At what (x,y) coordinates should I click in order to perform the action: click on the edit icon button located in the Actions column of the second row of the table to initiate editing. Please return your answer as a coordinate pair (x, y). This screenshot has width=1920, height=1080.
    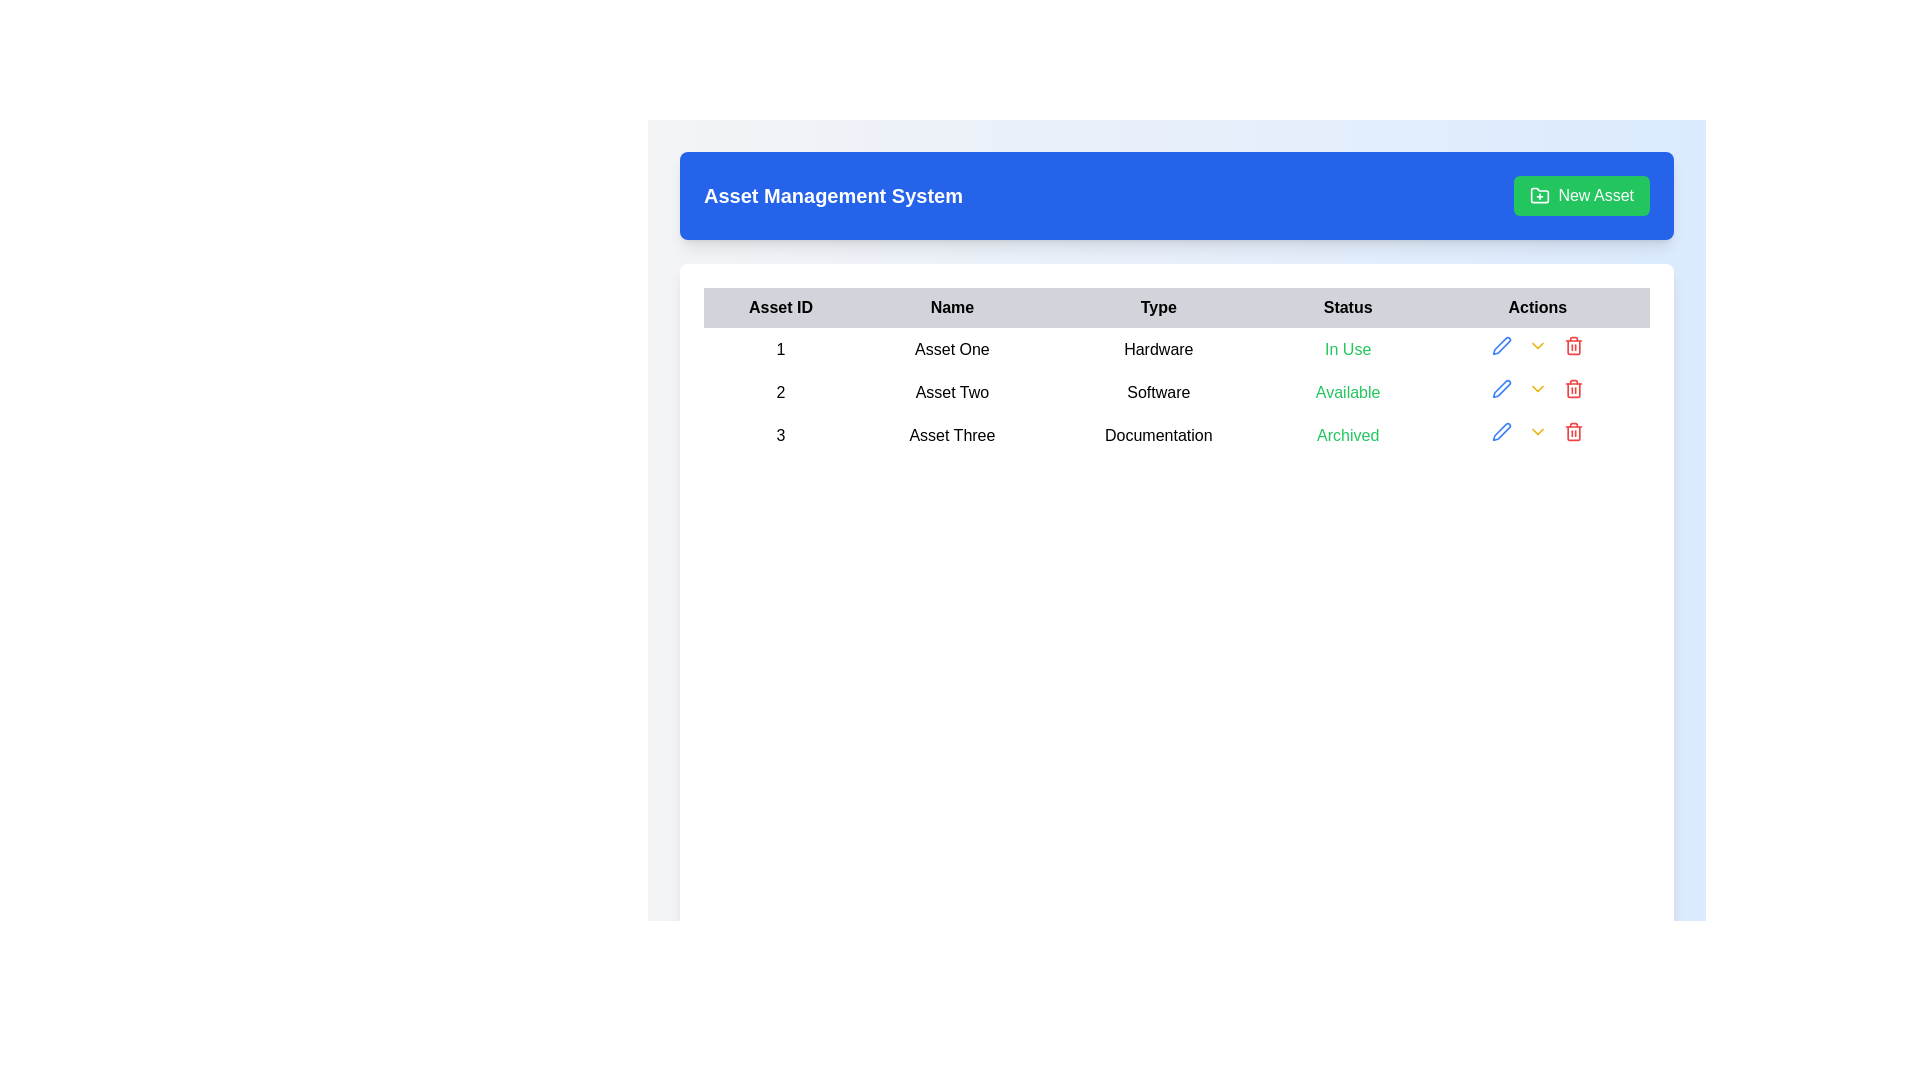
    Looking at the image, I should click on (1501, 345).